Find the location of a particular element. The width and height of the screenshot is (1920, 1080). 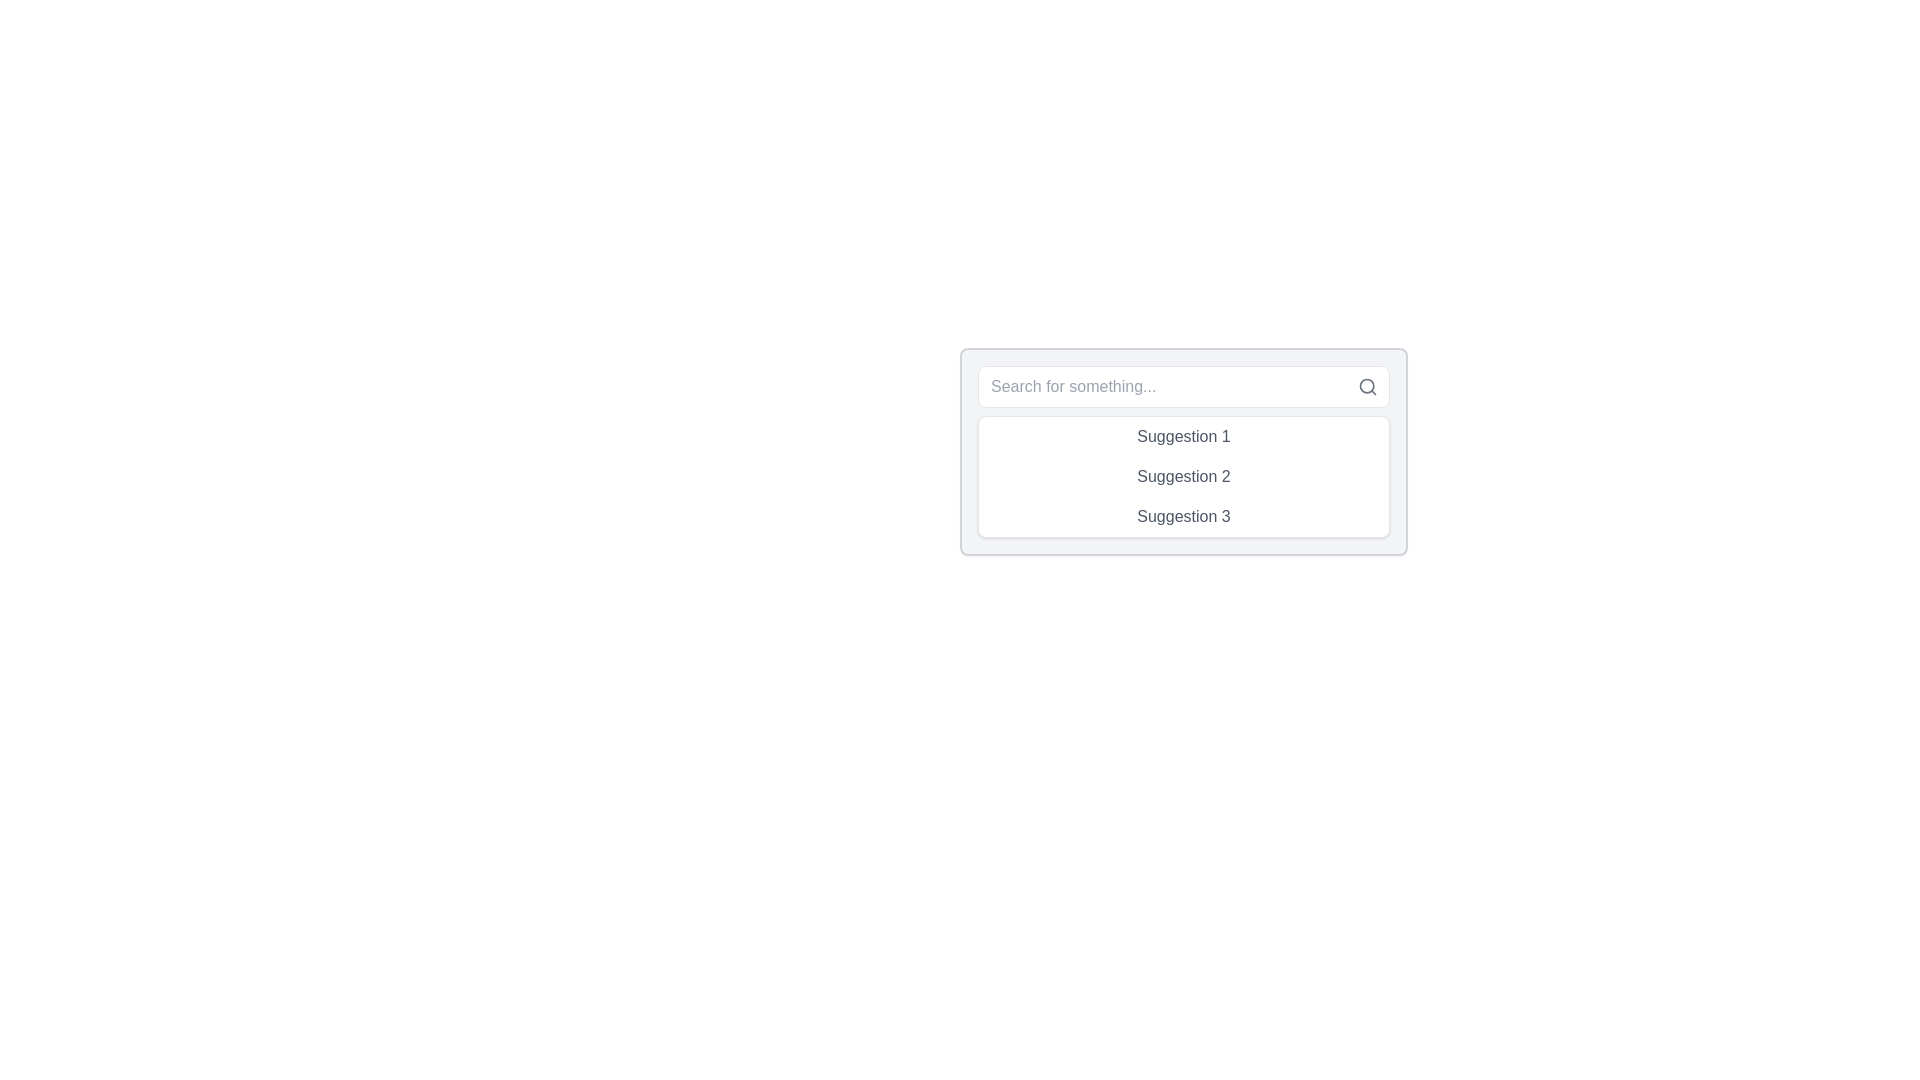

the circular lens part of the magnifying glass icon located in the top-right corner of the search bar is located at coordinates (1366, 386).